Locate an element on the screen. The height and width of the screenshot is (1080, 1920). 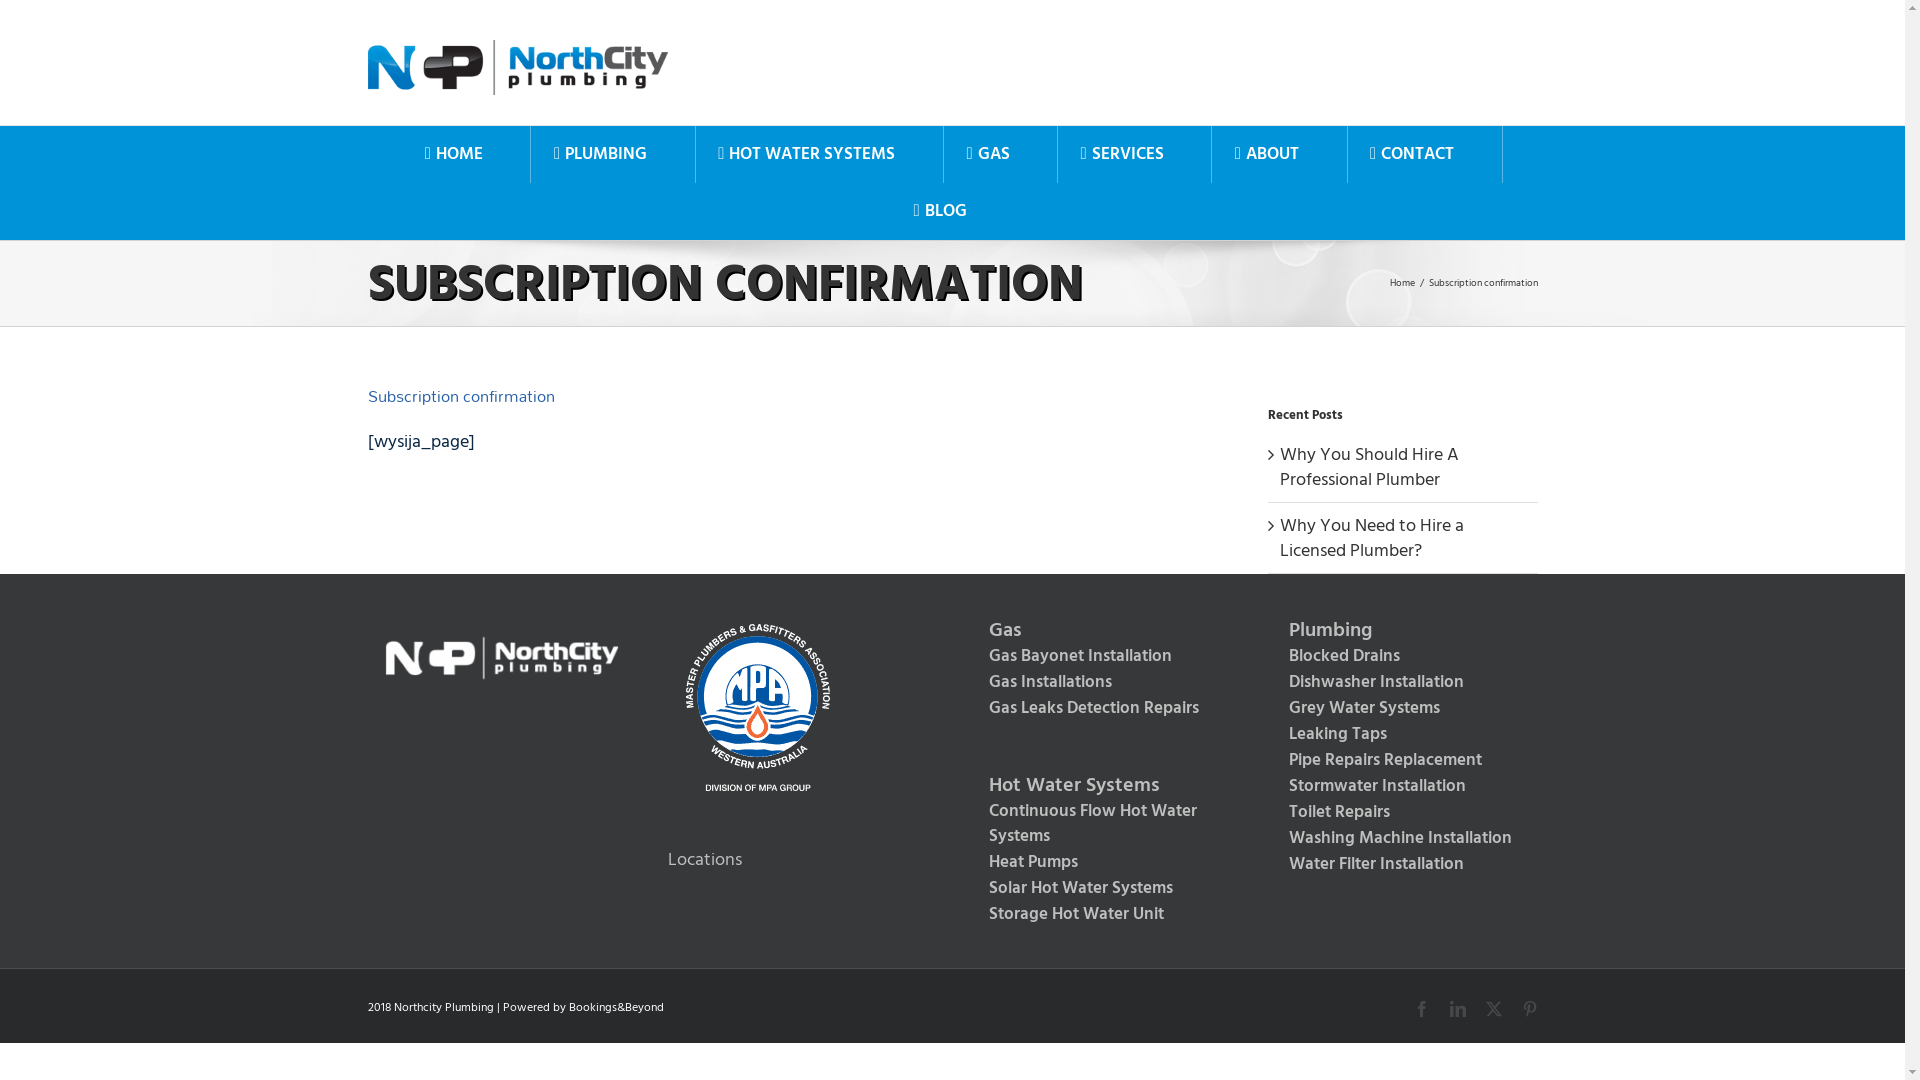
'HOME' is located at coordinates (401, 153).